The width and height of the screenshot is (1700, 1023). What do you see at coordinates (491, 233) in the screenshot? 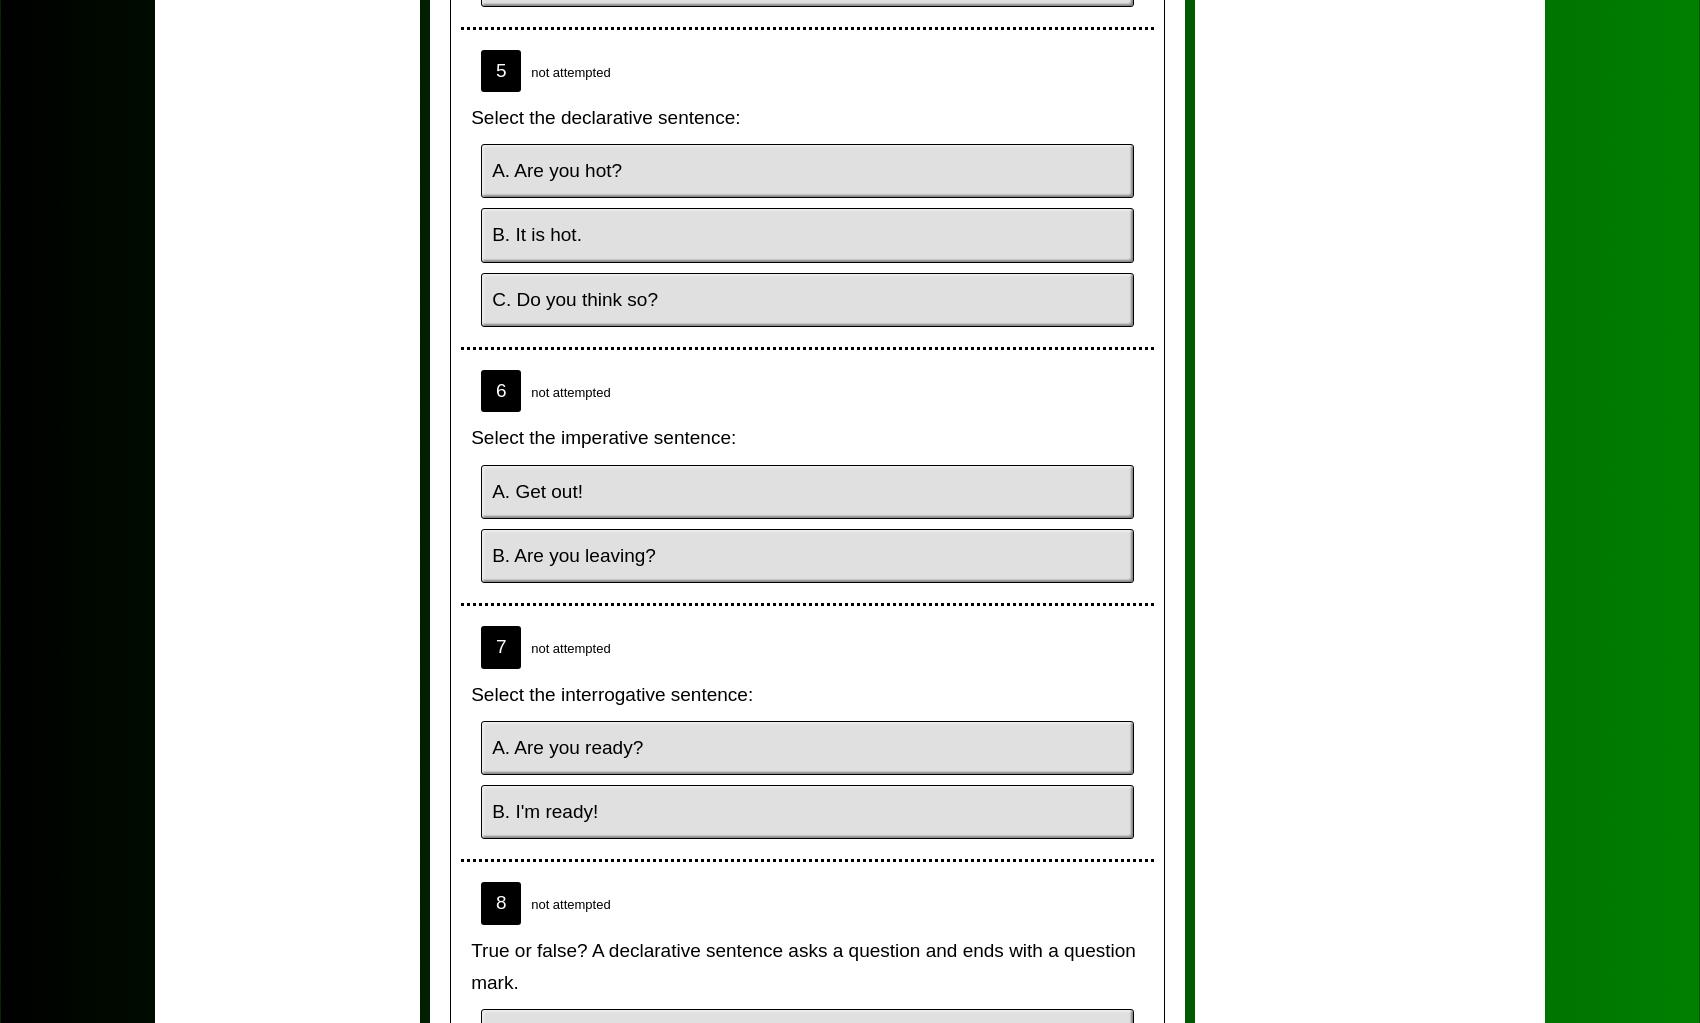
I see `'B. It is hot.'` at bounding box center [491, 233].